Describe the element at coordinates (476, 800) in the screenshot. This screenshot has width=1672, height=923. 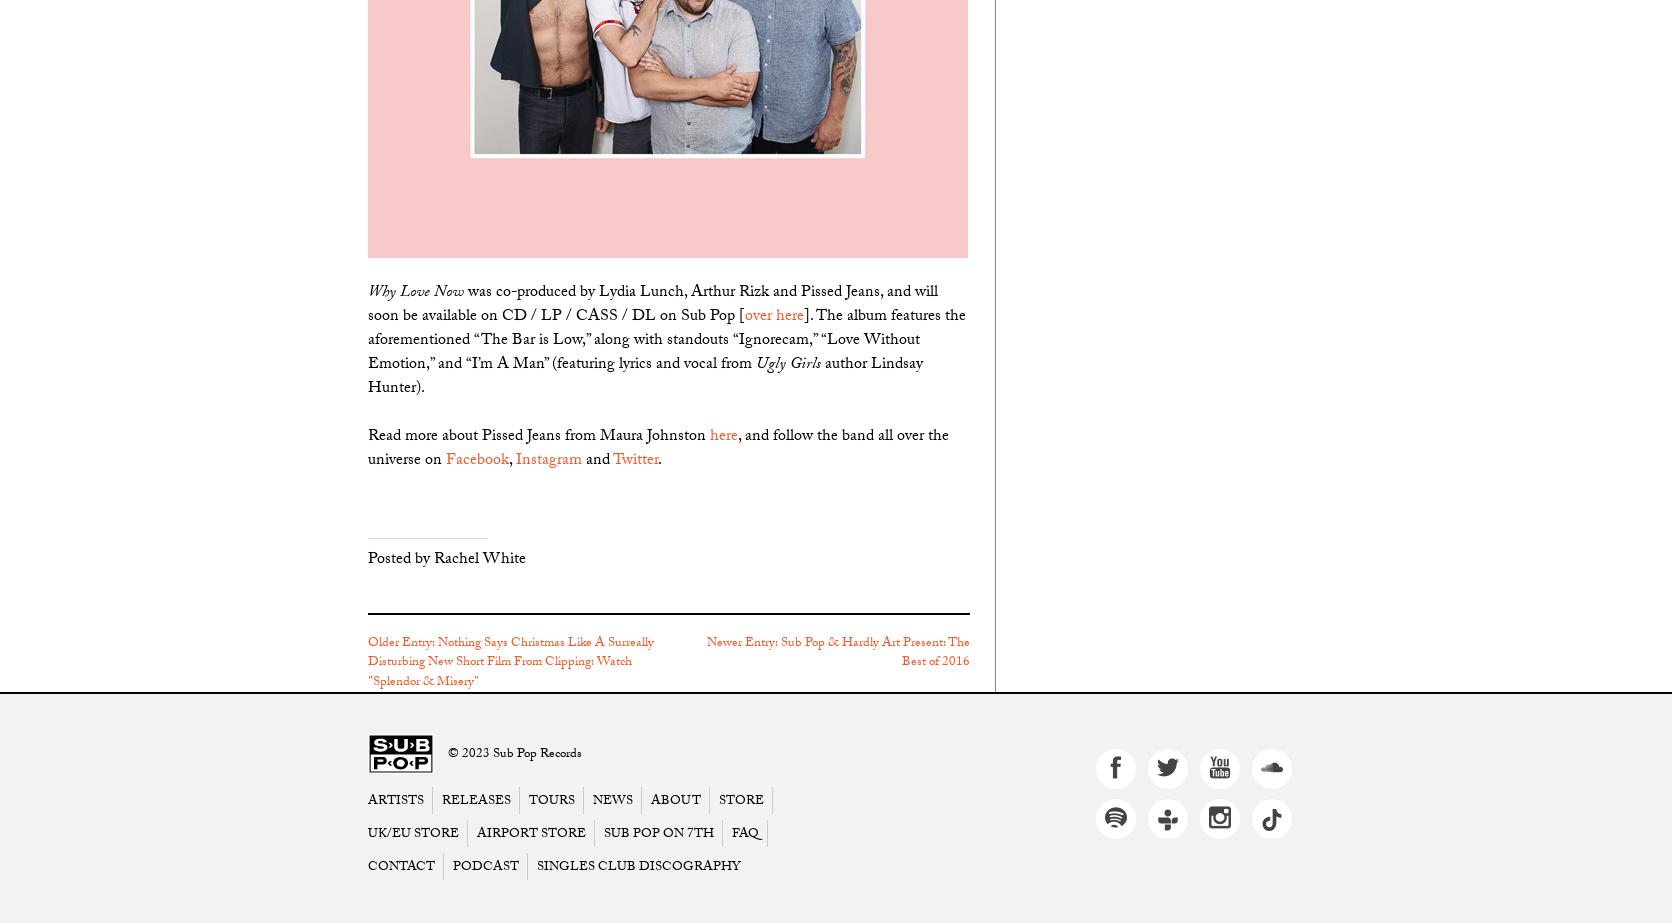
I see `'Releases'` at that location.